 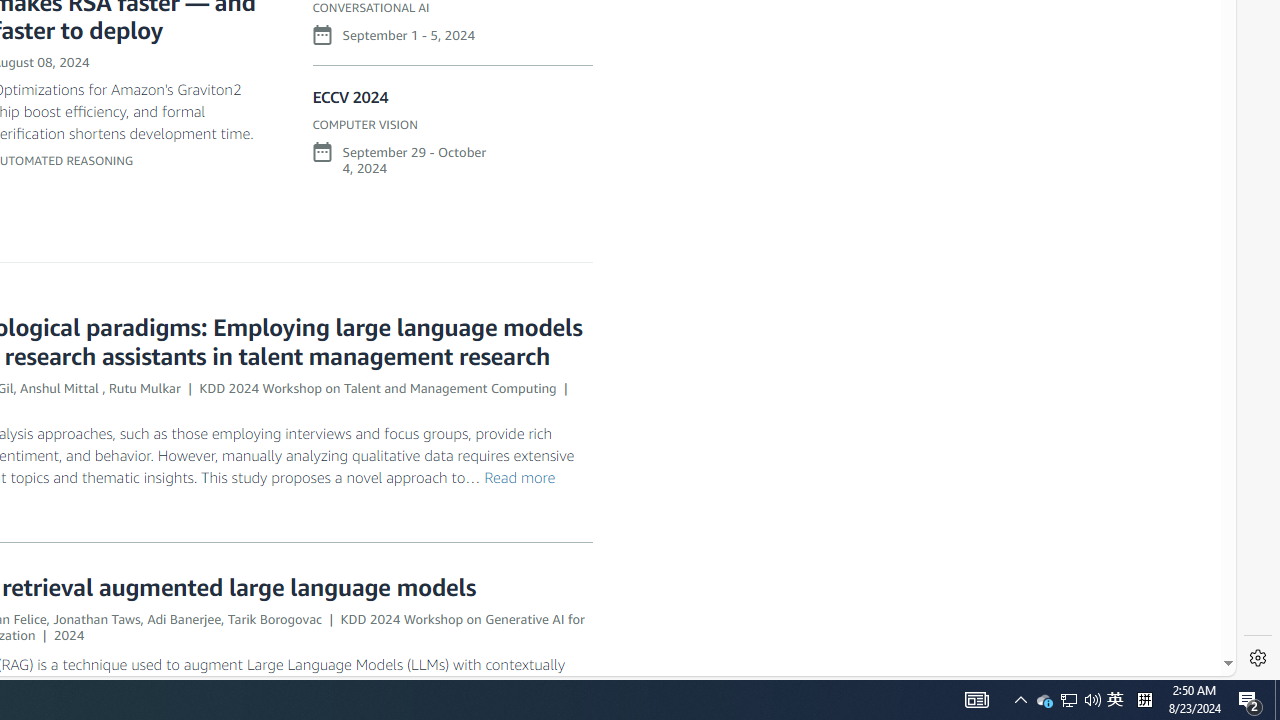 What do you see at coordinates (451, 140) in the screenshot?
I see `'ECCV 2024COMPUTER VISIONSeptember 29 - October 4, 2024'` at bounding box center [451, 140].